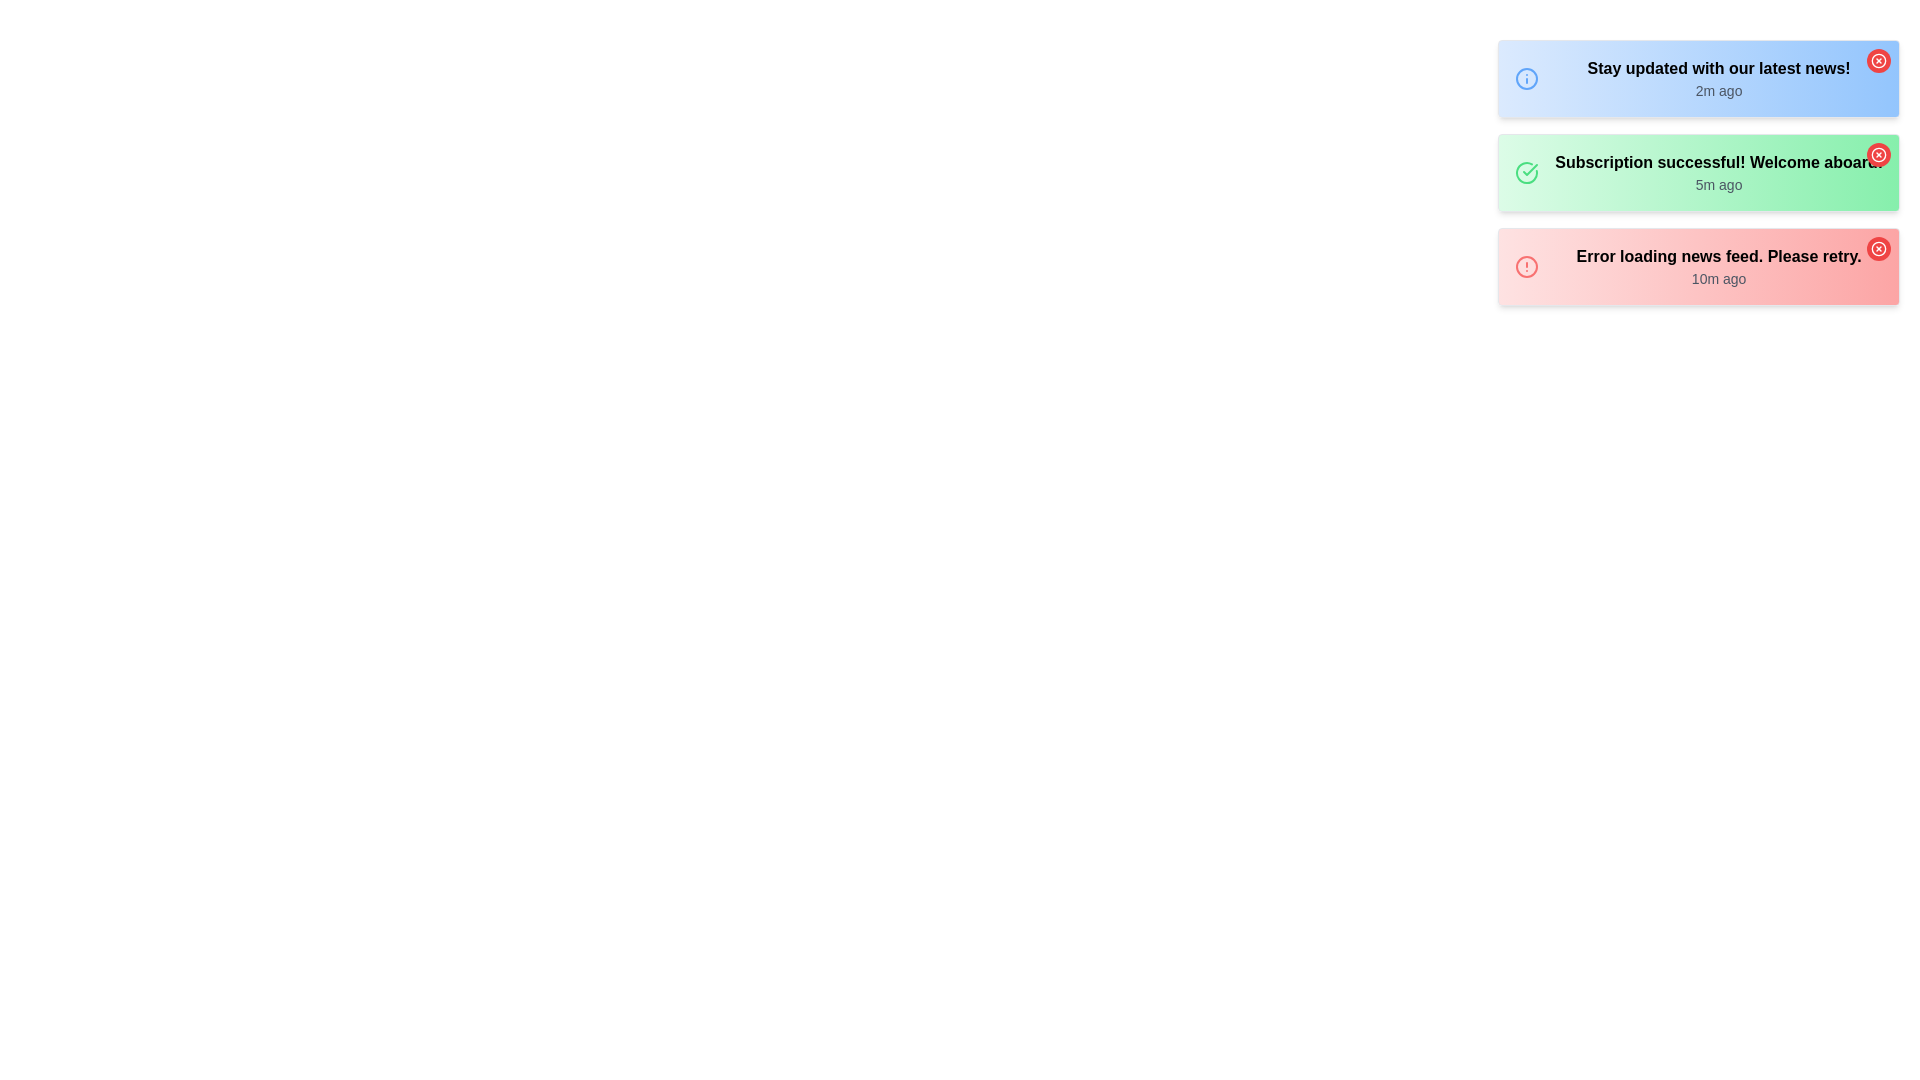 This screenshot has height=1080, width=1920. I want to click on the central circular component of the dismissal icon within the green notification entry, so click(1877, 153).